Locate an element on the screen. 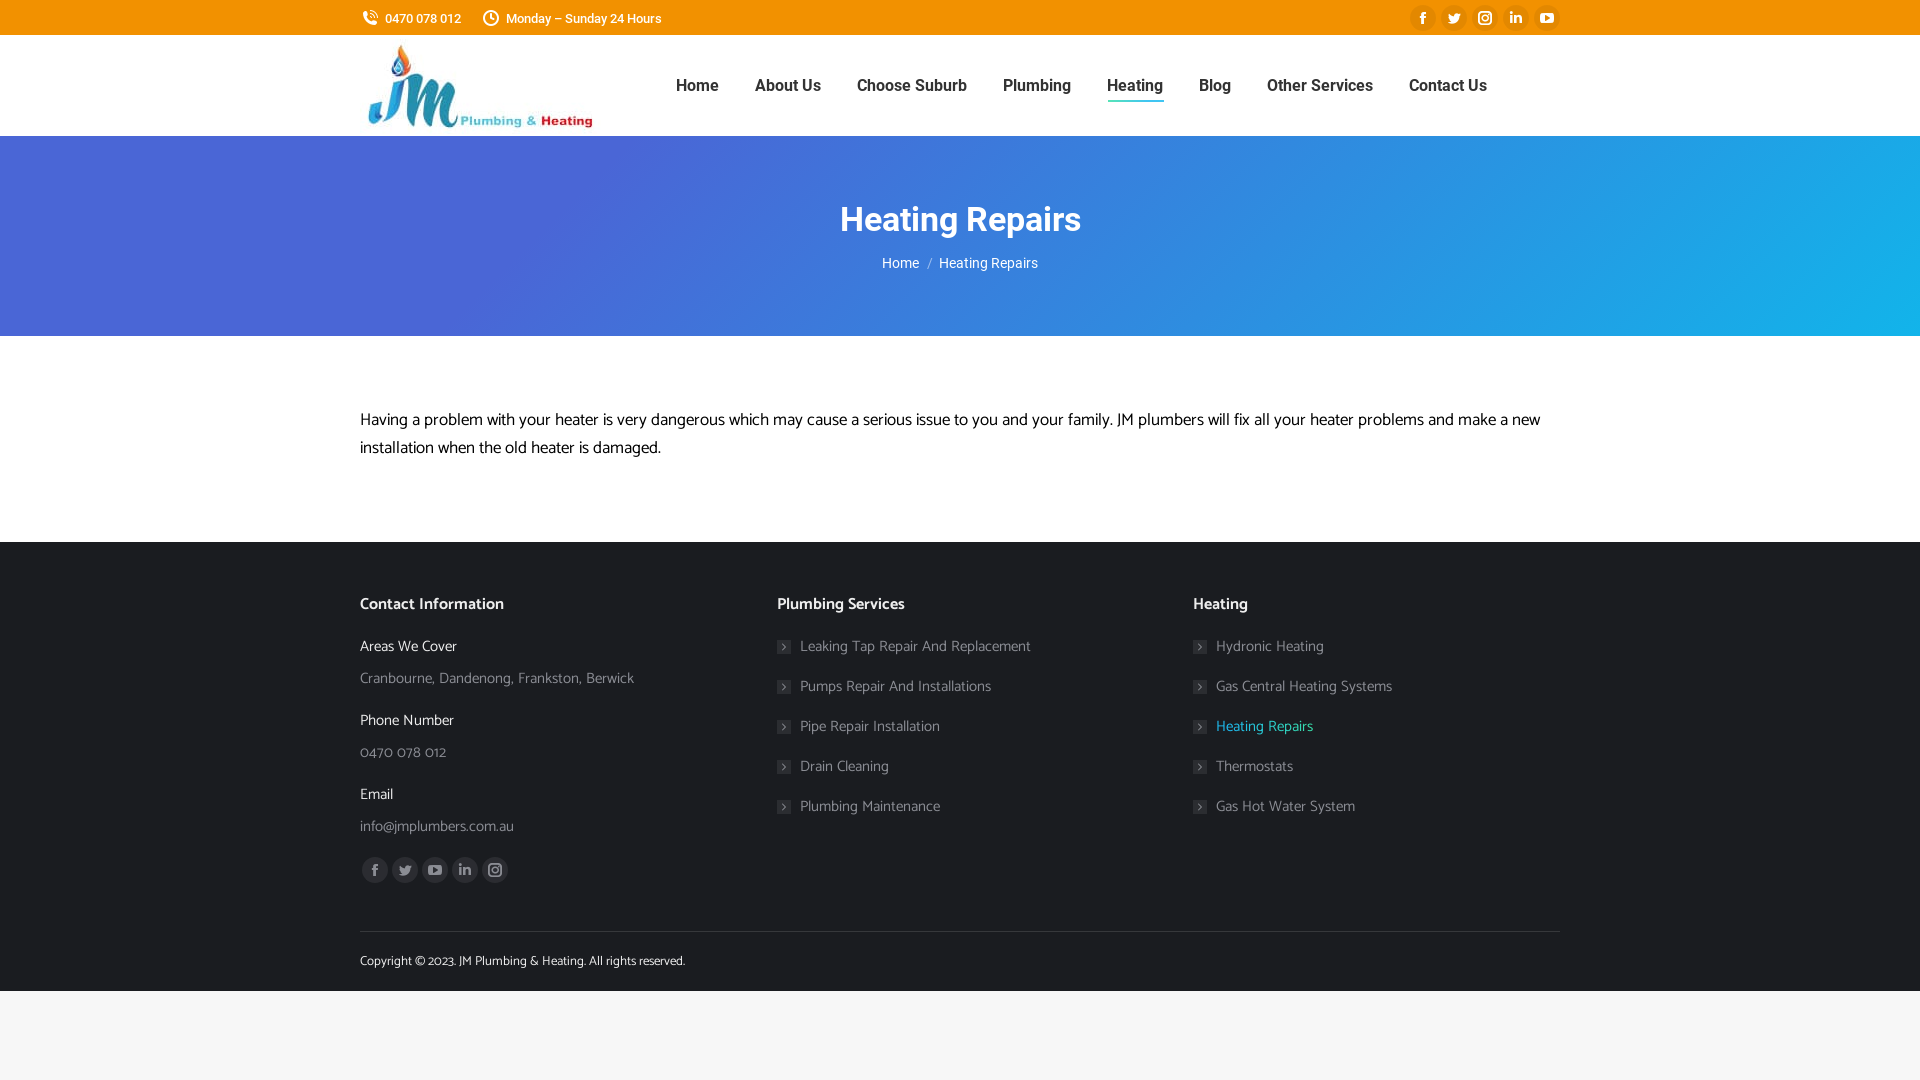 The height and width of the screenshot is (1080, 1920). 'Pumps Repair And Installations' is located at coordinates (882, 685).